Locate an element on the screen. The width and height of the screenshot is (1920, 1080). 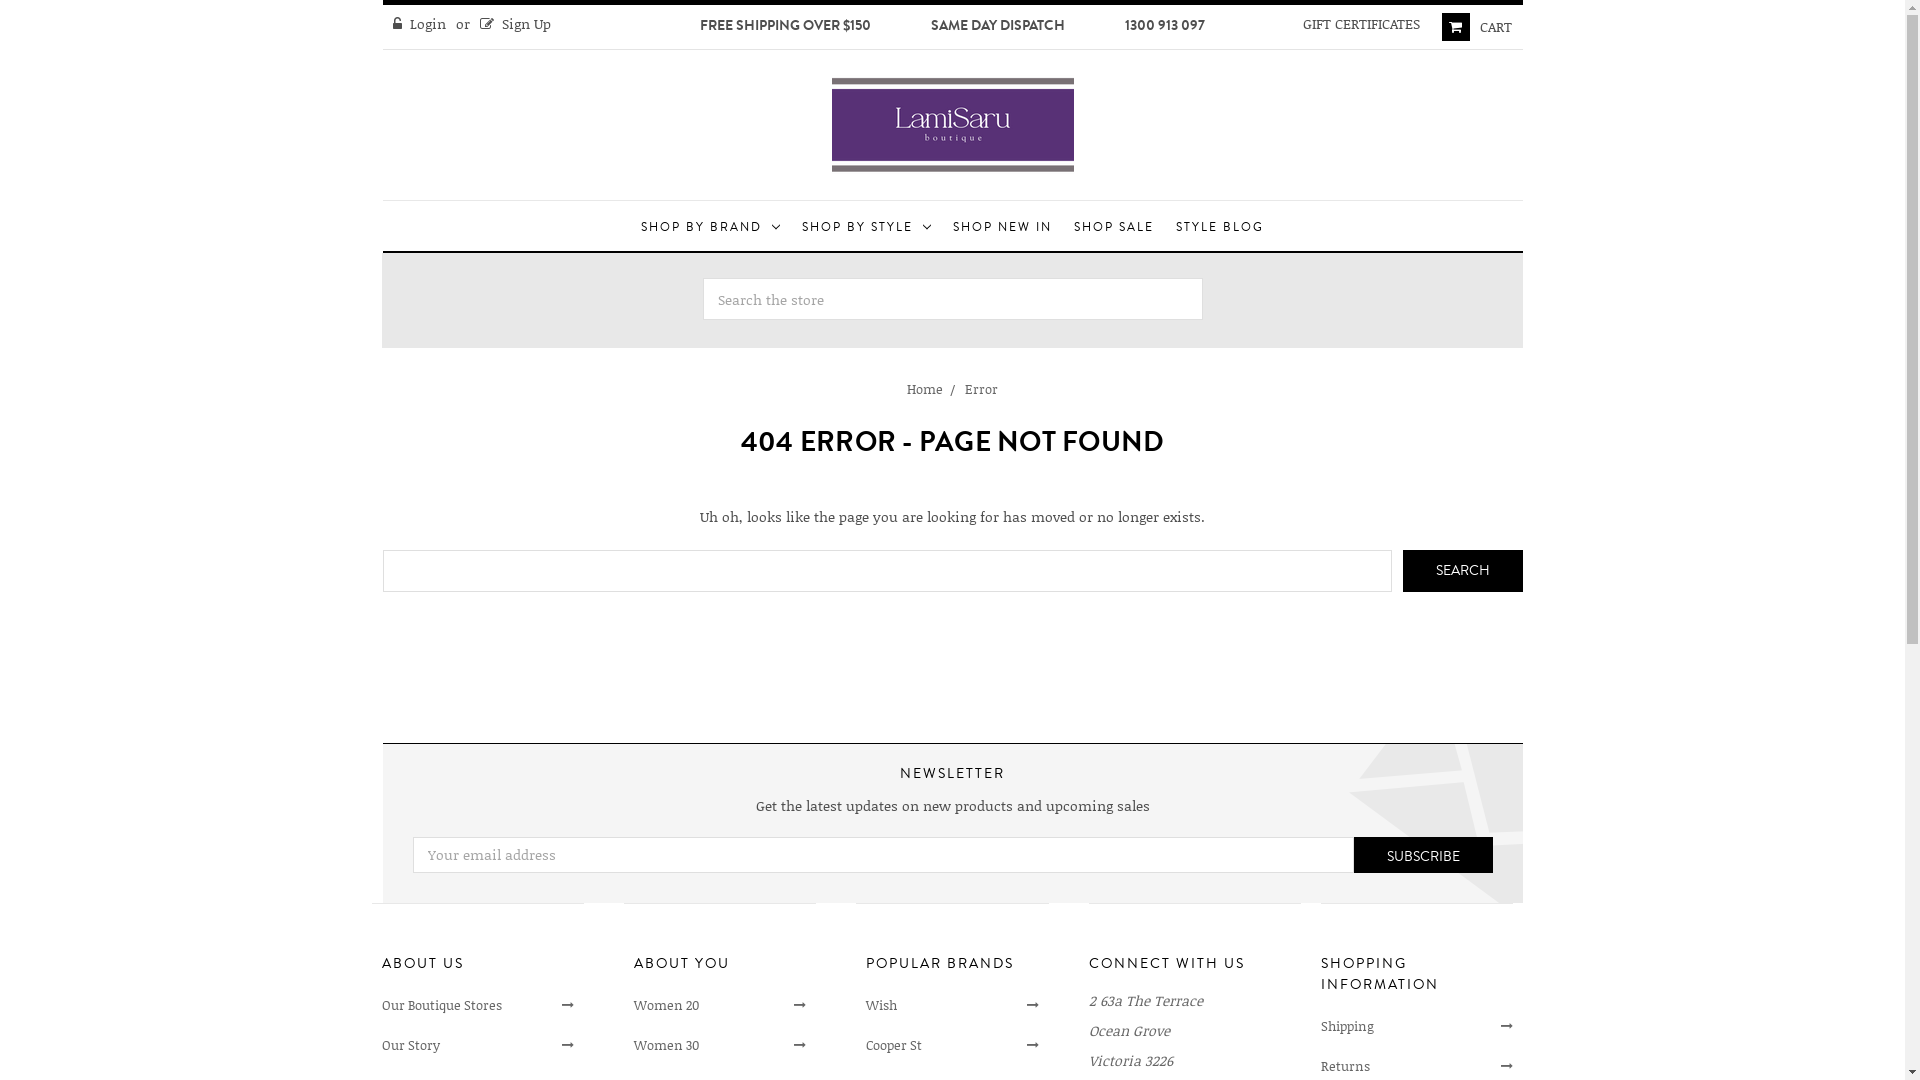
'Home' is located at coordinates (924, 389).